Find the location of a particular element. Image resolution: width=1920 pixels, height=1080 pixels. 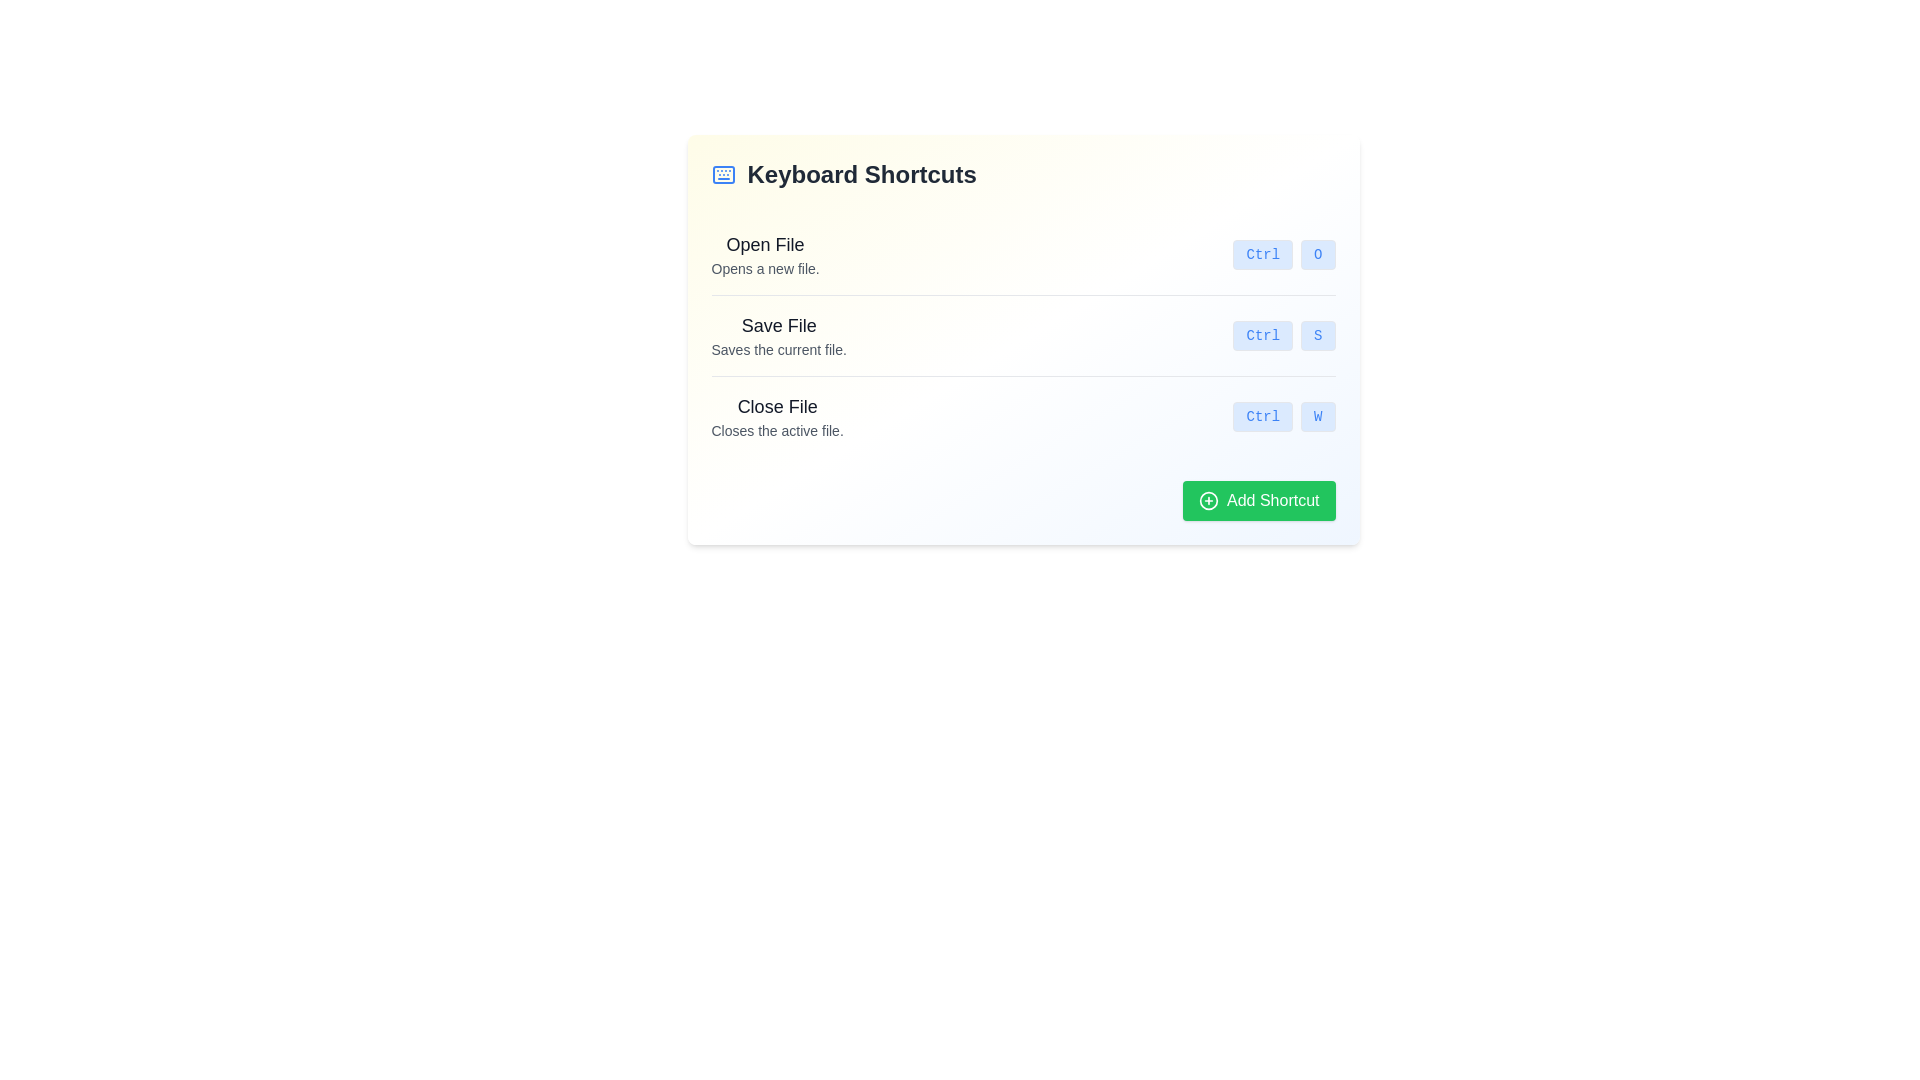

shortcut from the second row of the list item under 'Keyboard Shortcuts', which includes a title, description, and corresponding shortcuts styled with a blue background is located at coordinates (1023, 334).